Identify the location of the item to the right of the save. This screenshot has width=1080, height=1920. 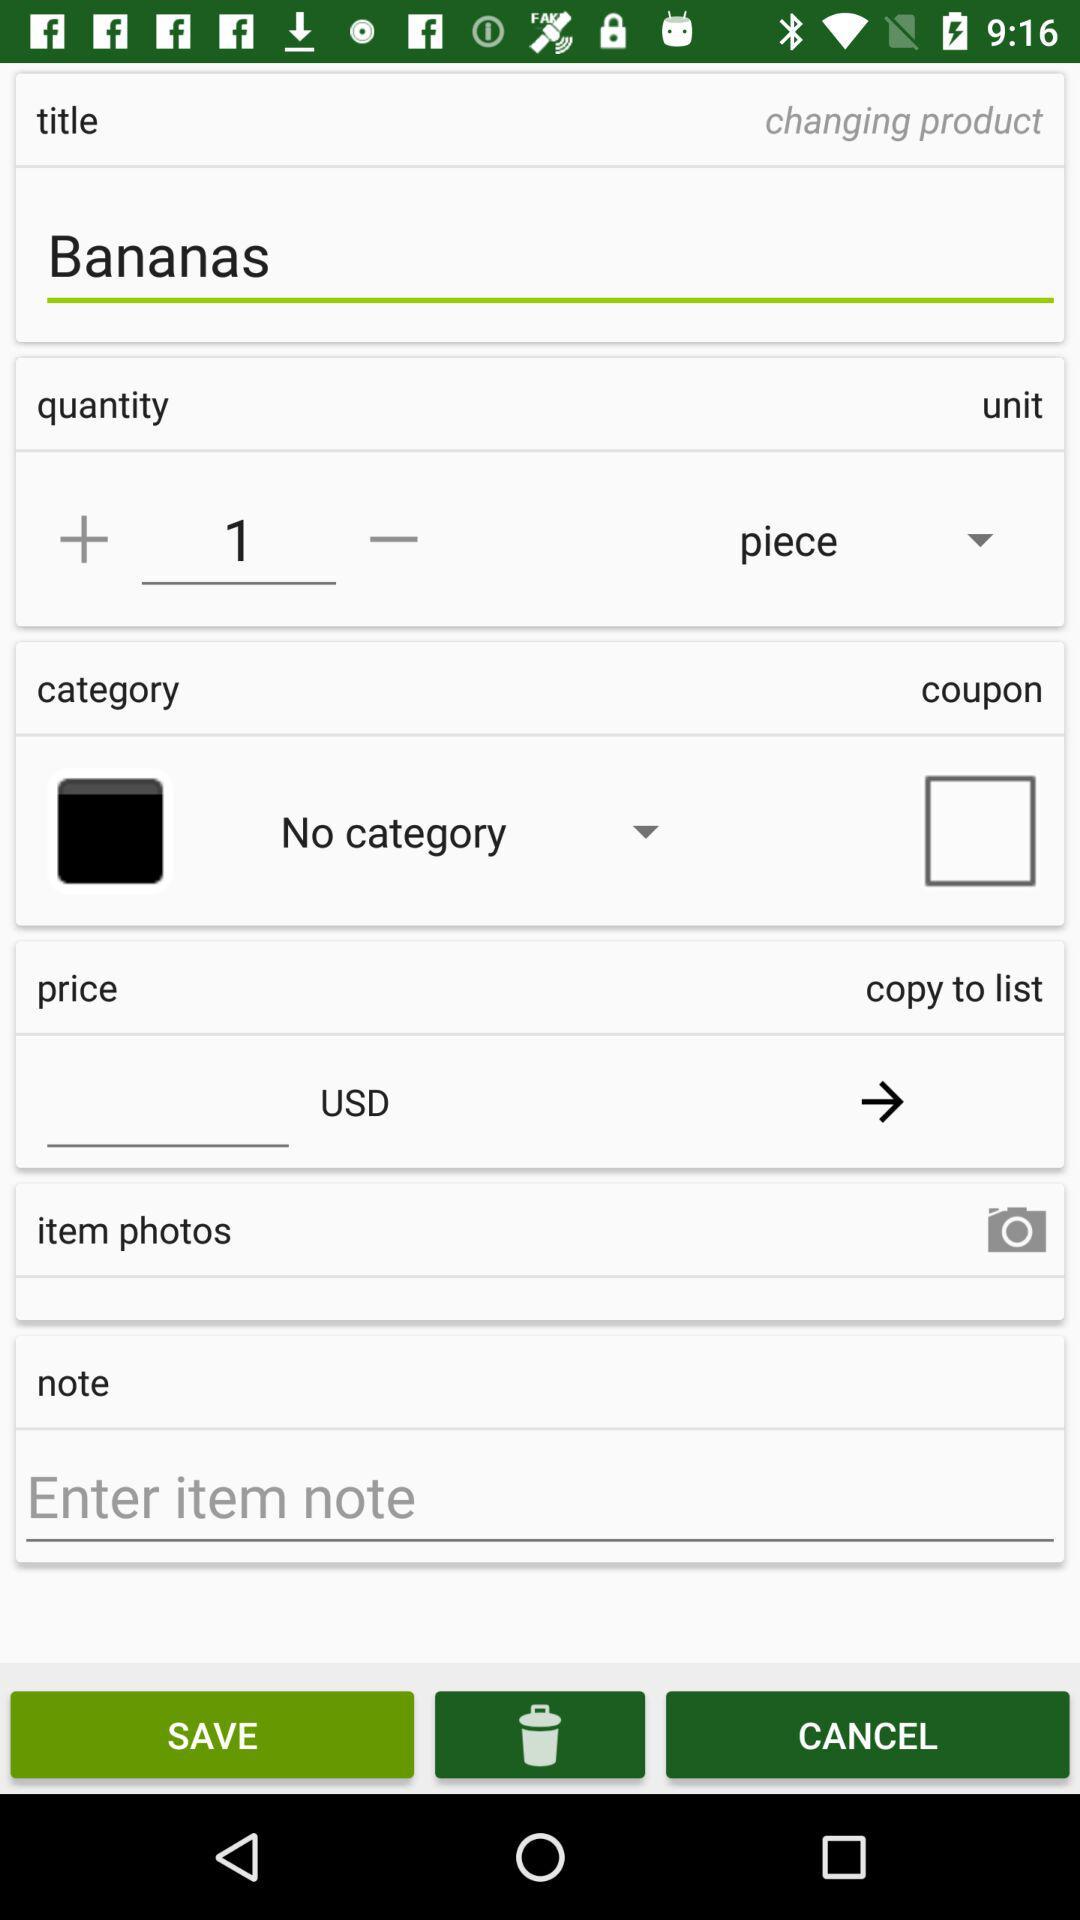
(540, 1733).